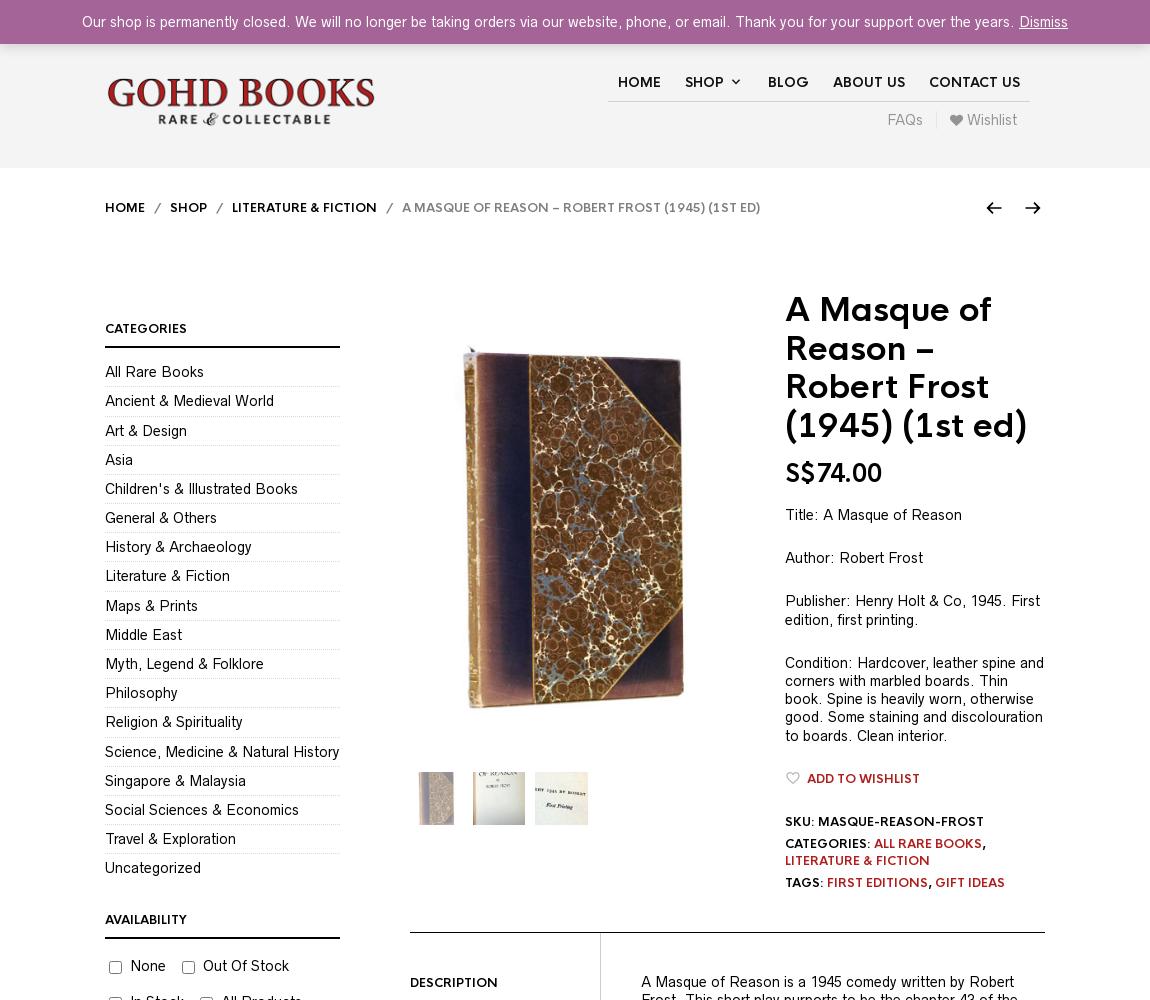 The image size is (1150, 1000). I want to click on 'My Account', so click(789, 15).